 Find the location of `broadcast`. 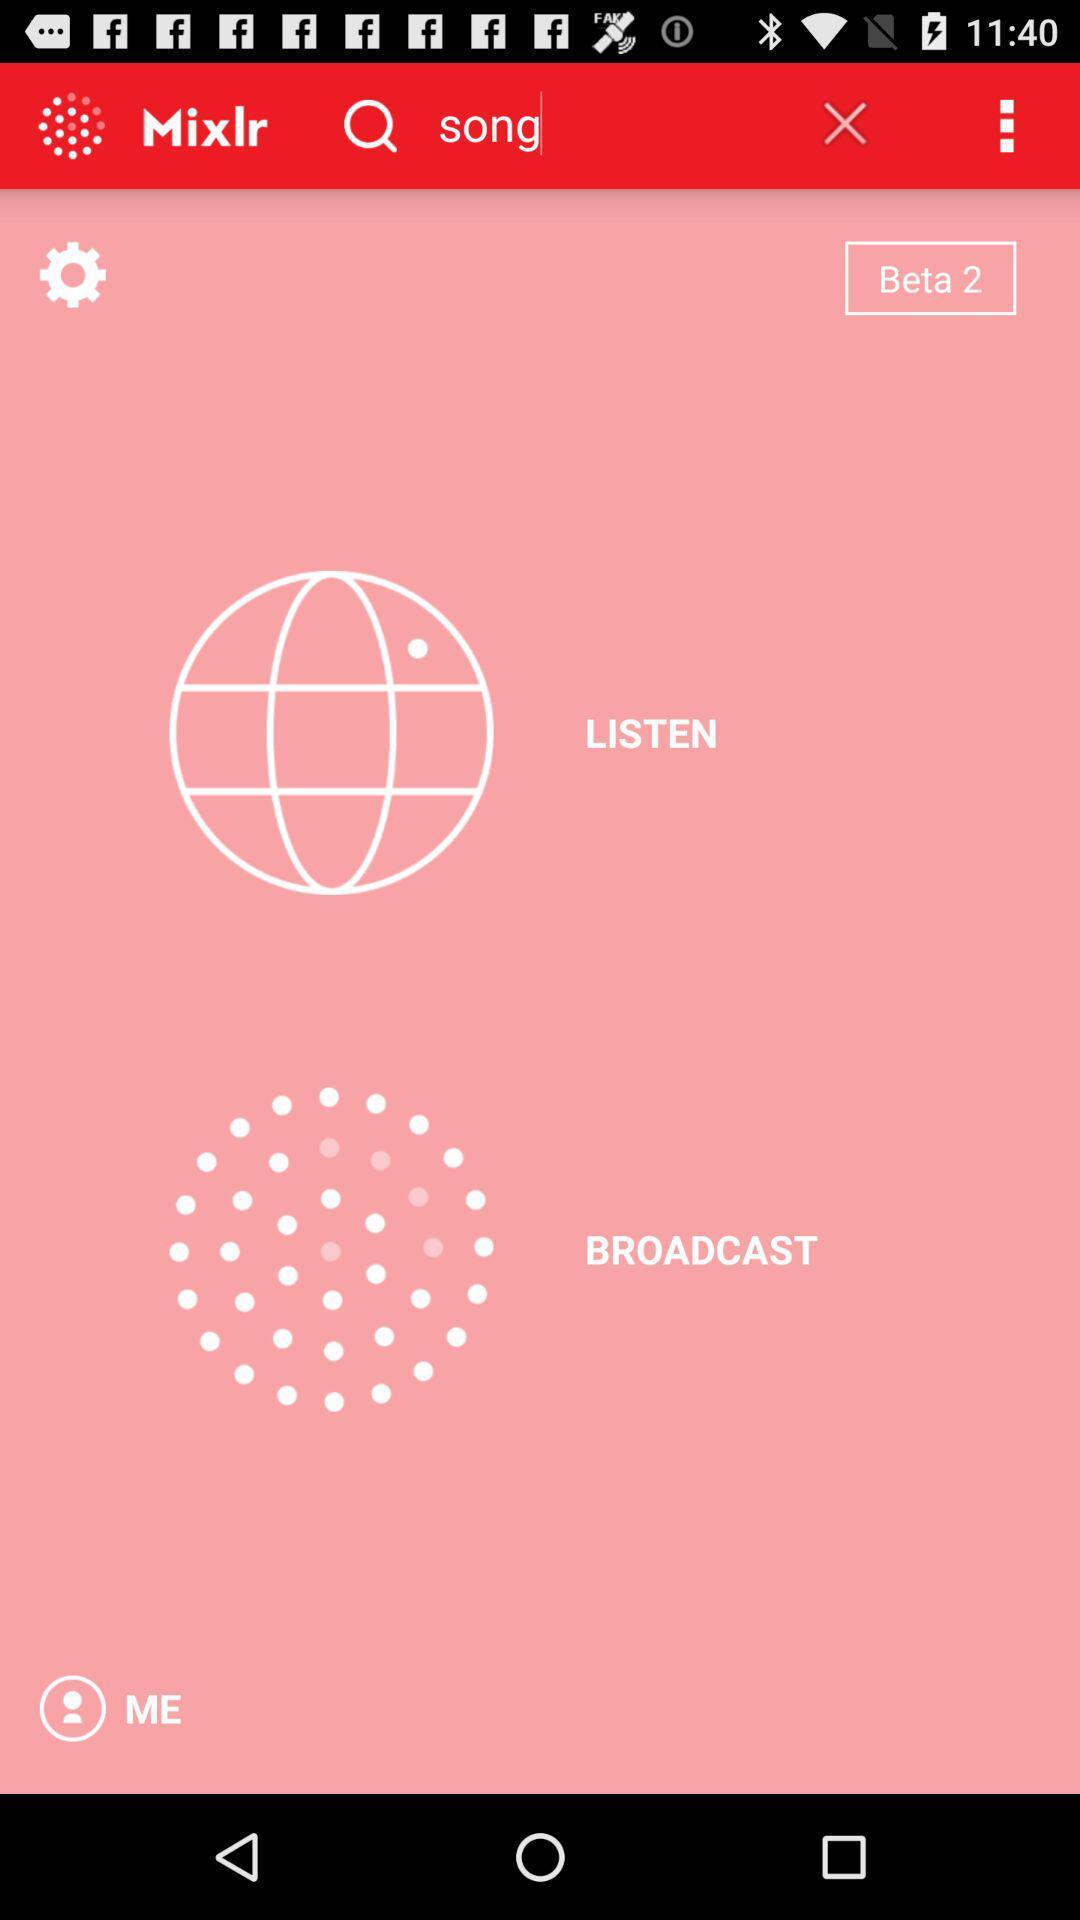

broadcast is located at coordinates (330, 1248).